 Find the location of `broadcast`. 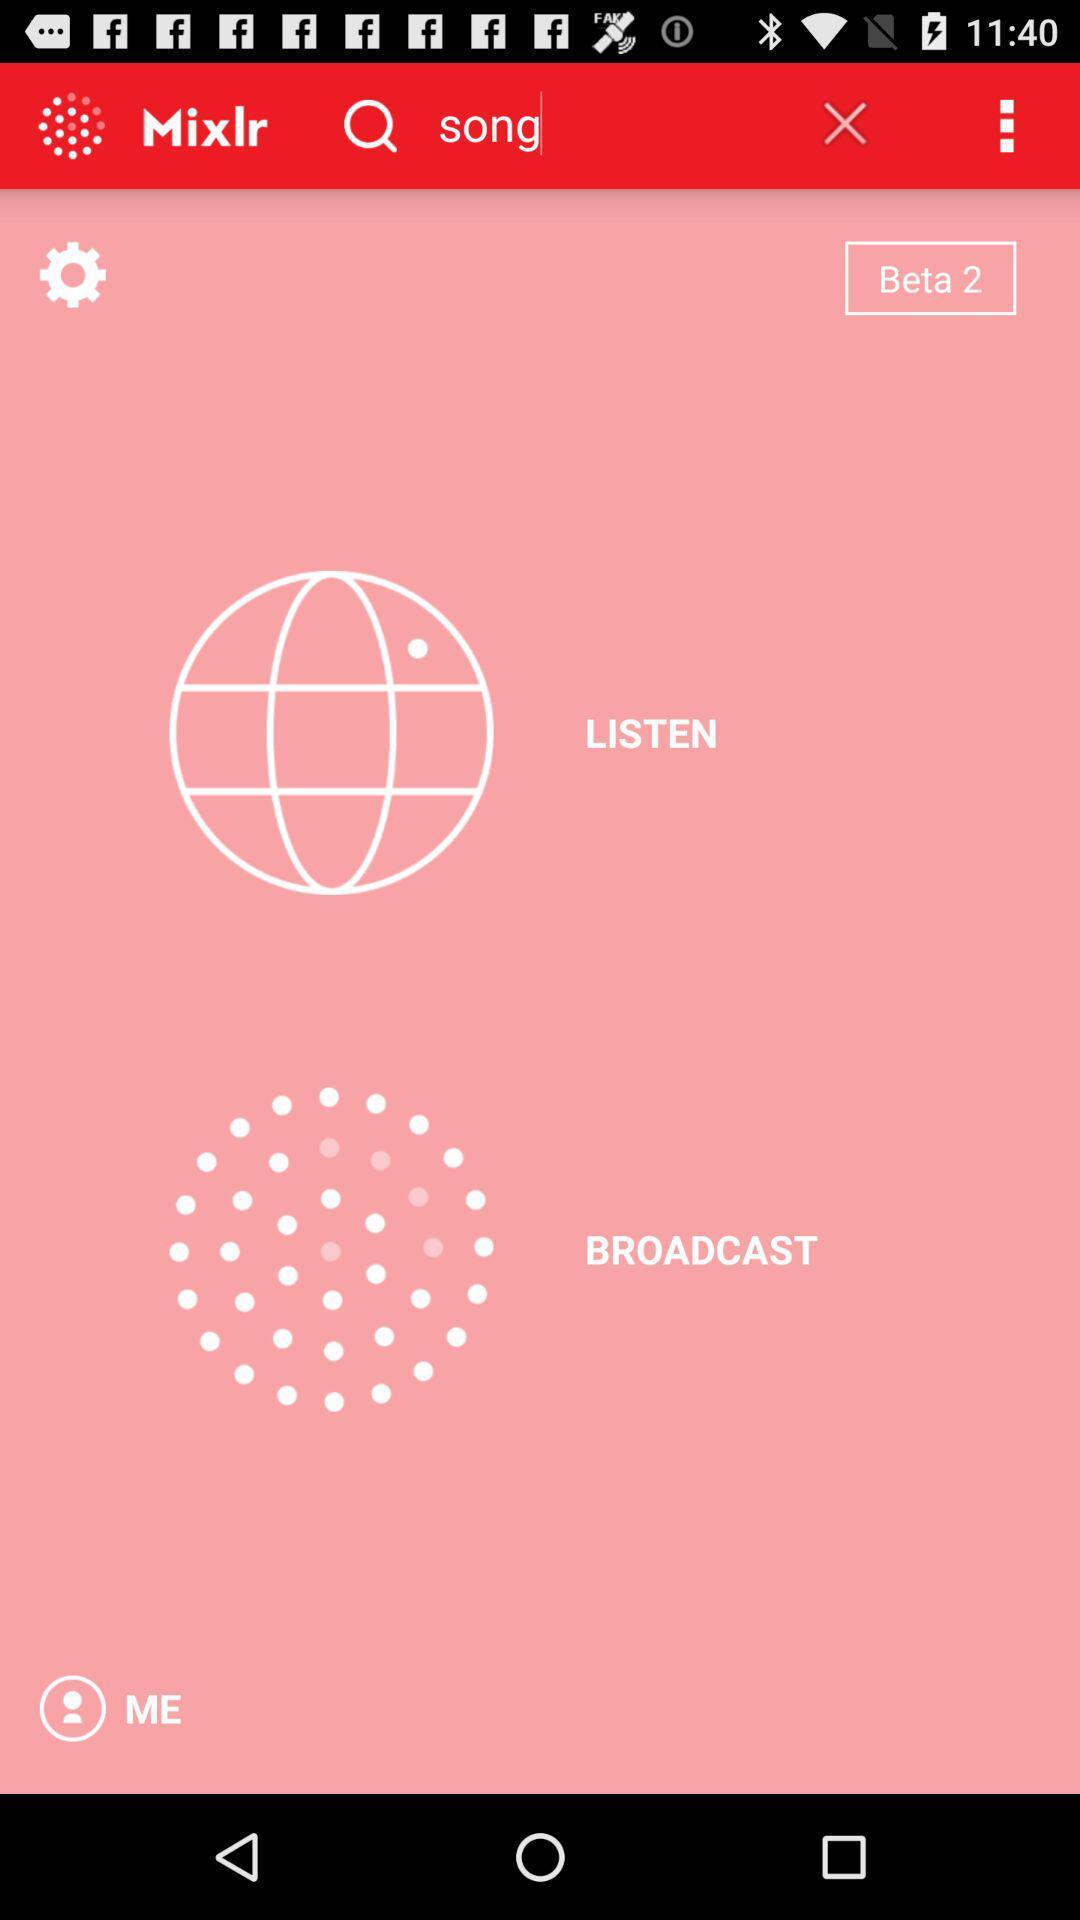

broadcast is located at coordinates (330, 1248).